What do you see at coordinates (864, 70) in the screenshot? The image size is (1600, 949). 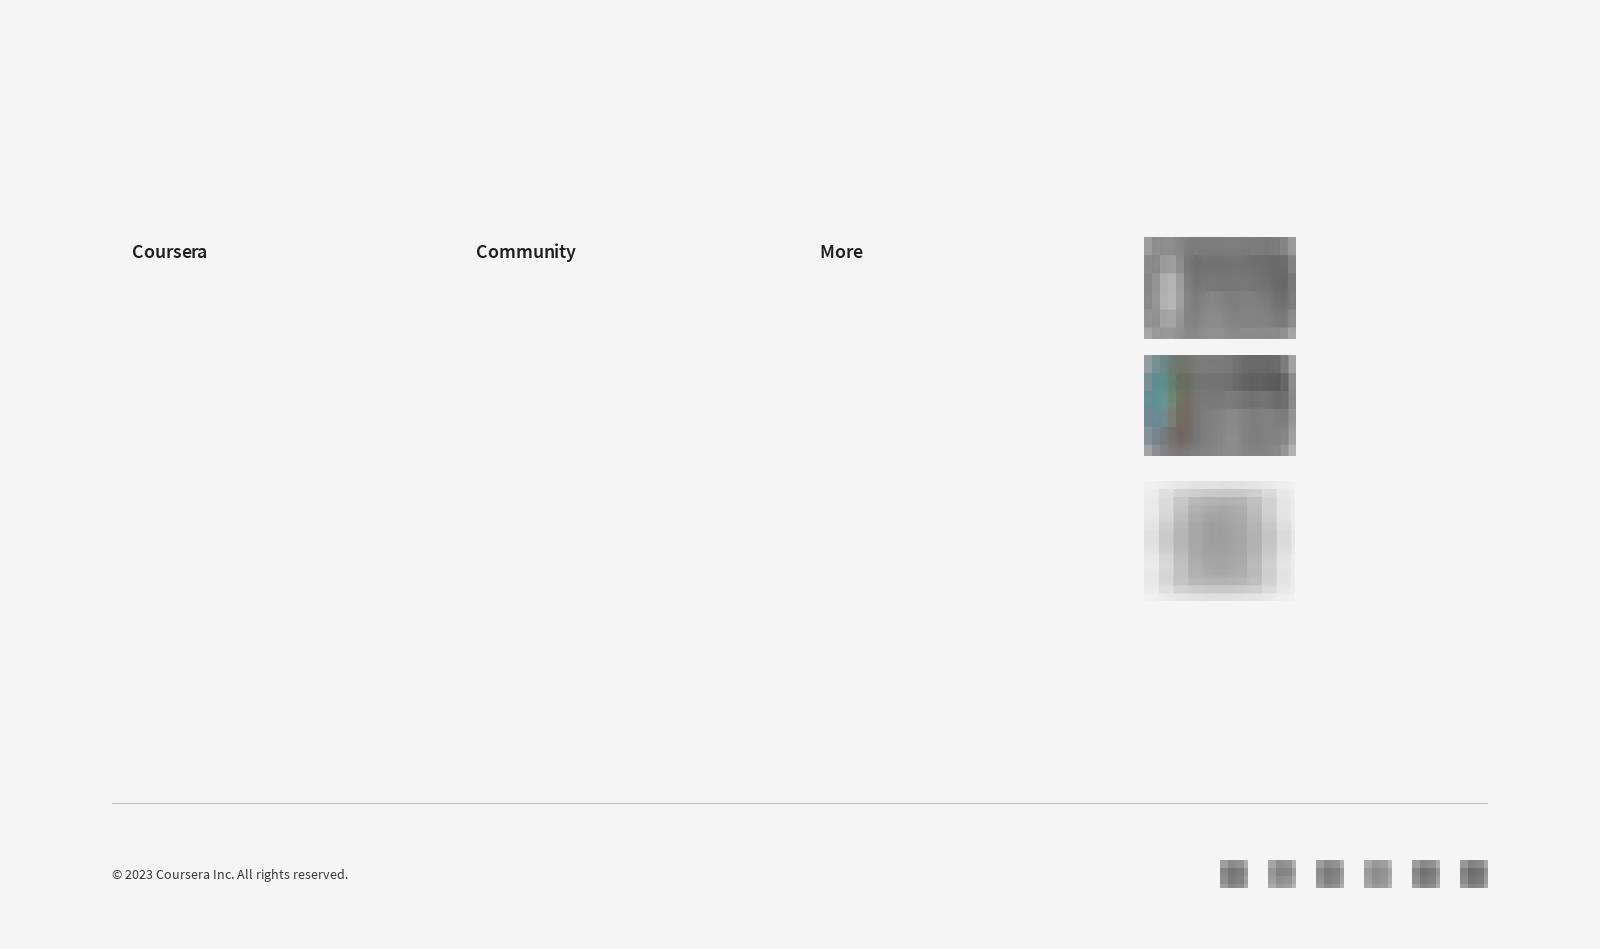 I see `'See All Courses'` at bounding box center [864, 70].